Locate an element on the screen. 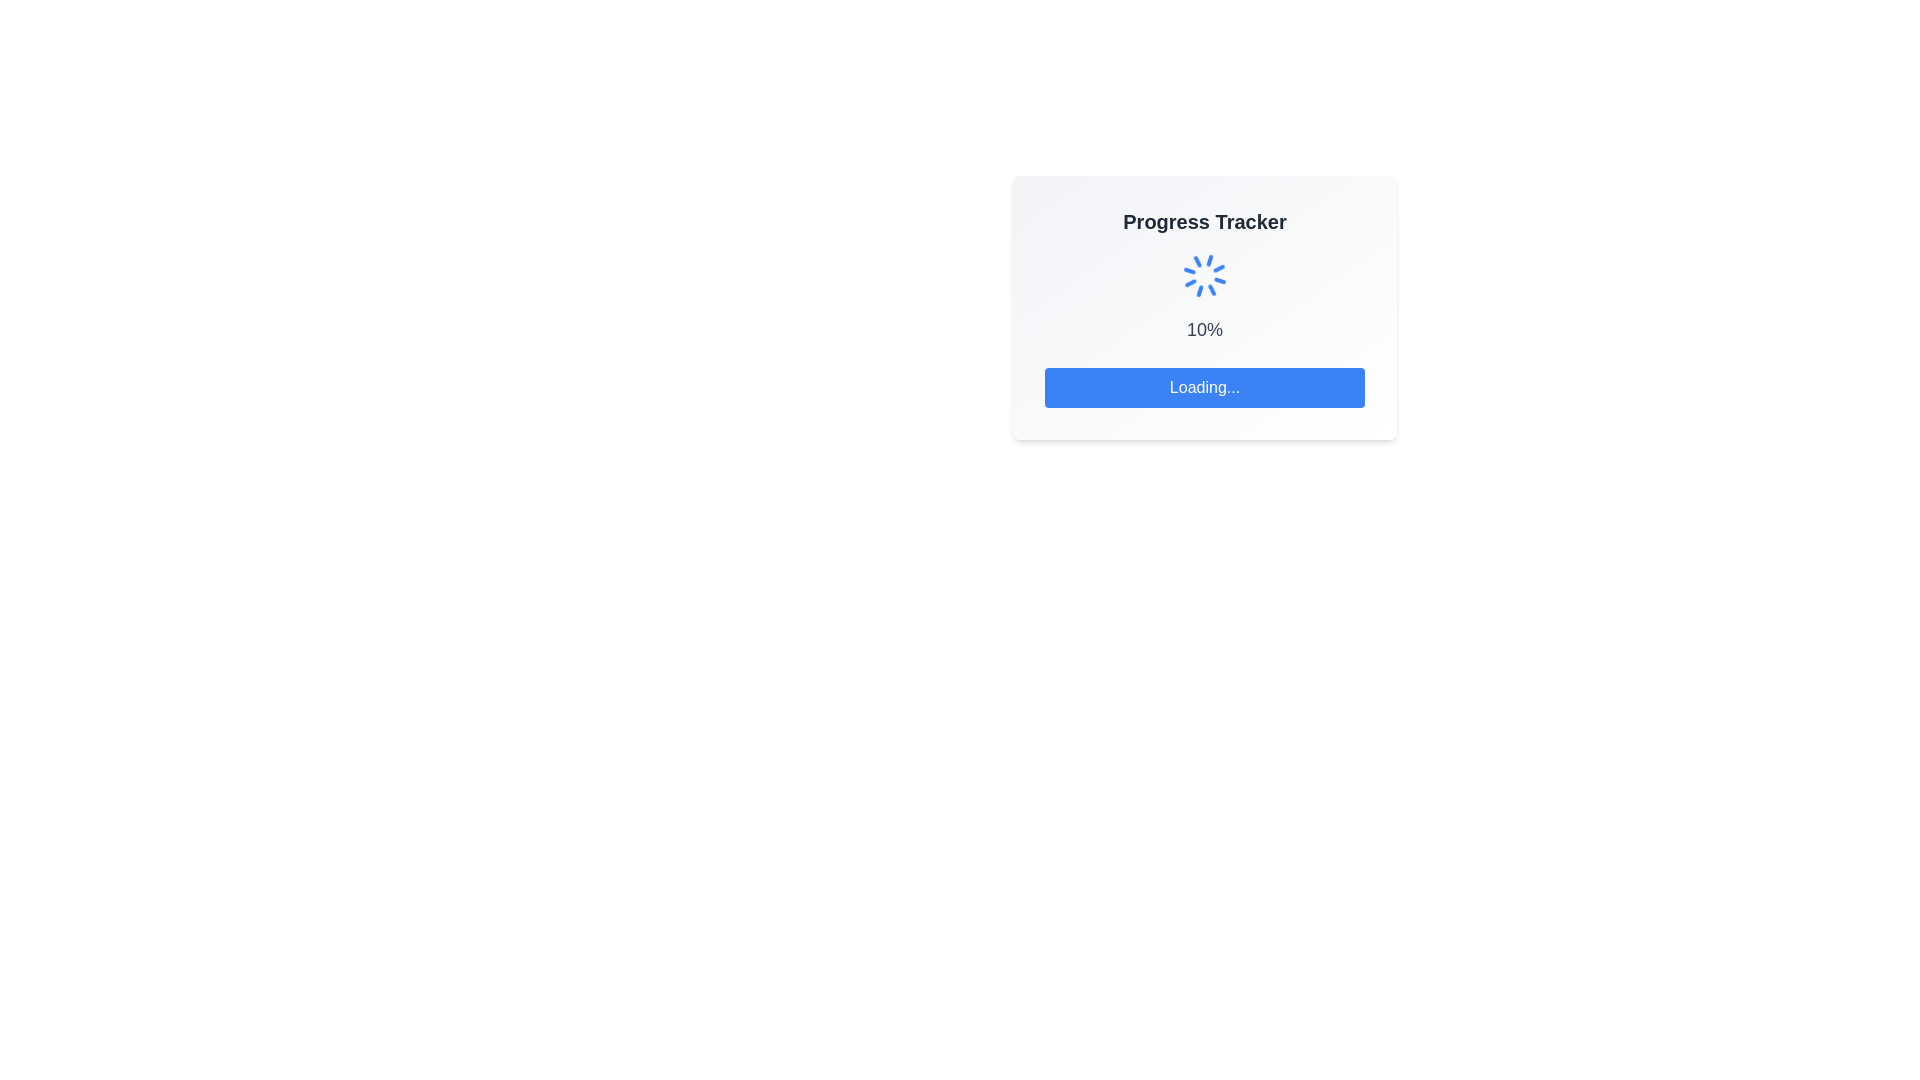 Image resolution: width=1920 pixels, height=1080 pixels. the button with the label 'Loading...' which has a blue background, white text, and rounded corners, located at the bottom of the 'Progress Tracker' card is located at coordinates (1203, 388).